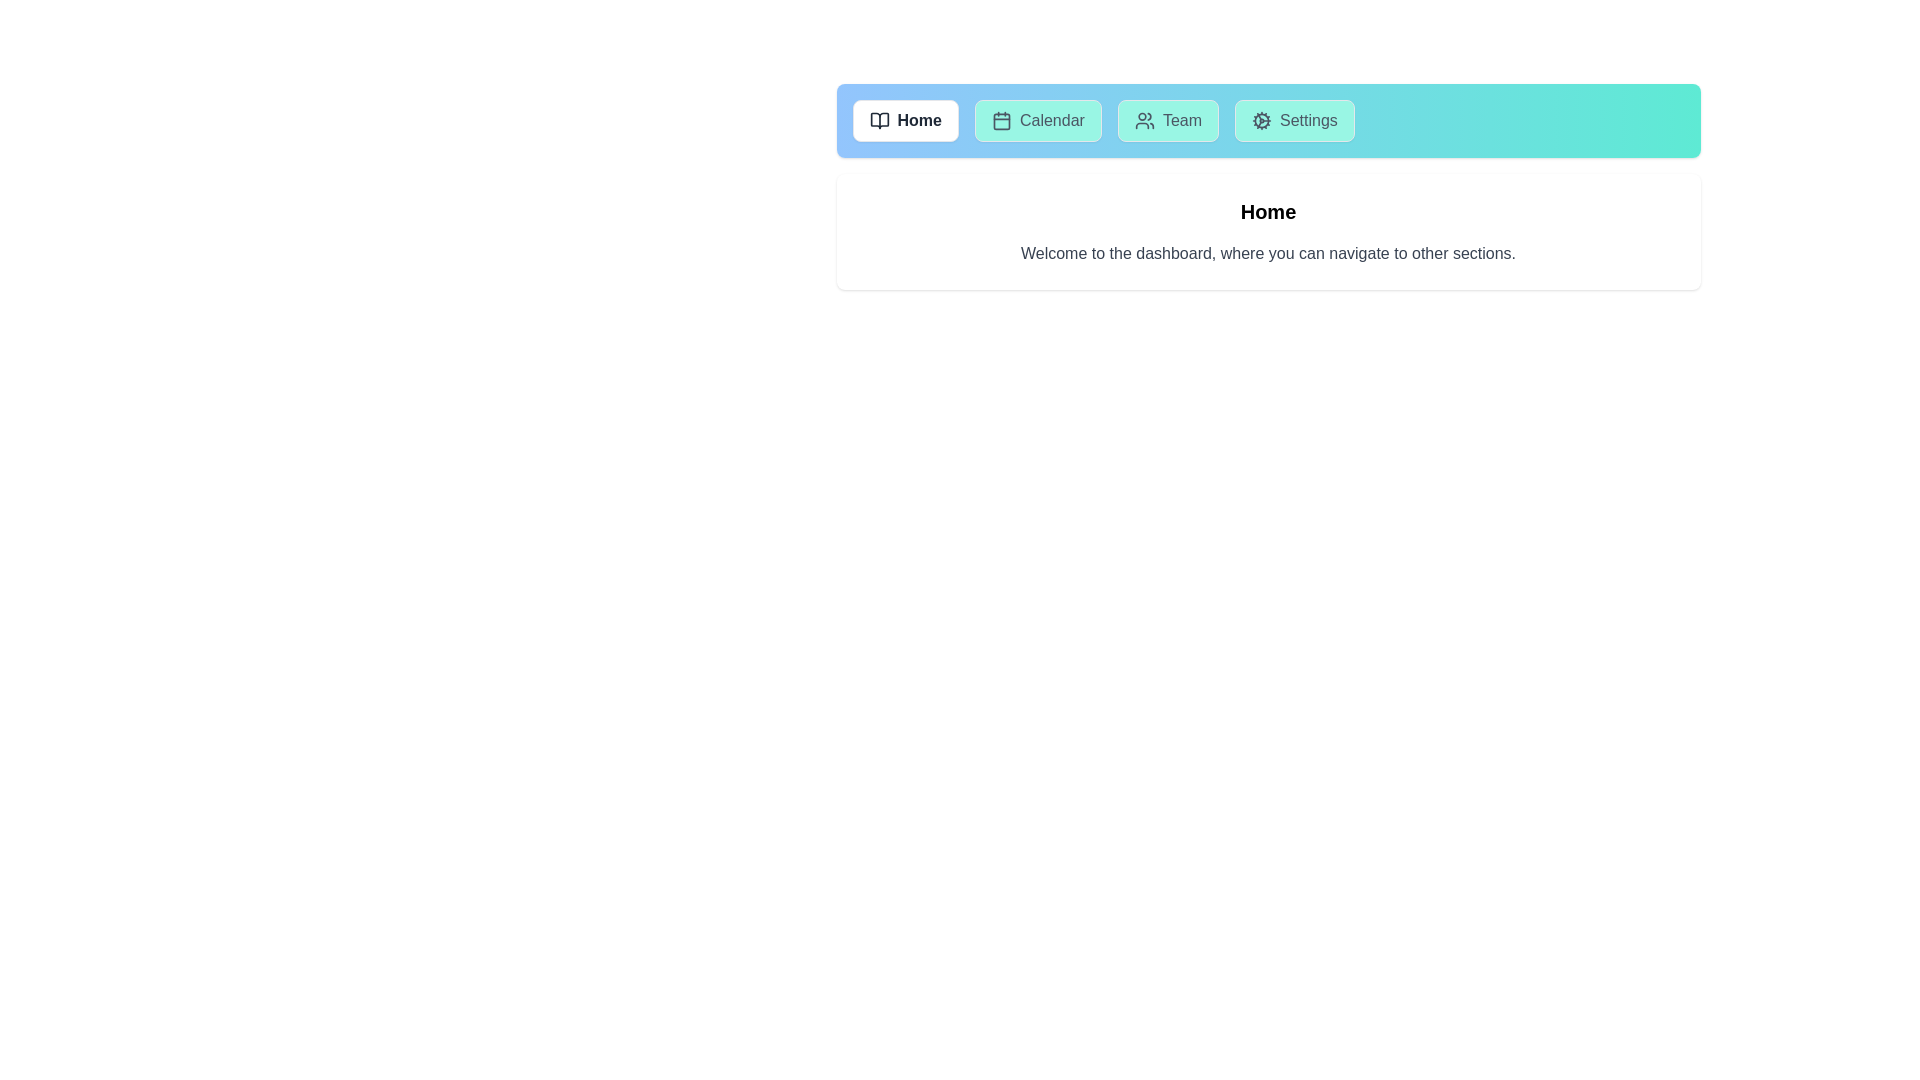 The image size is (1920, 1080). Describe the element at coordinates (1038, 120) in the screenshot. I see `the tab labeled Calendar to view its content` at that location.